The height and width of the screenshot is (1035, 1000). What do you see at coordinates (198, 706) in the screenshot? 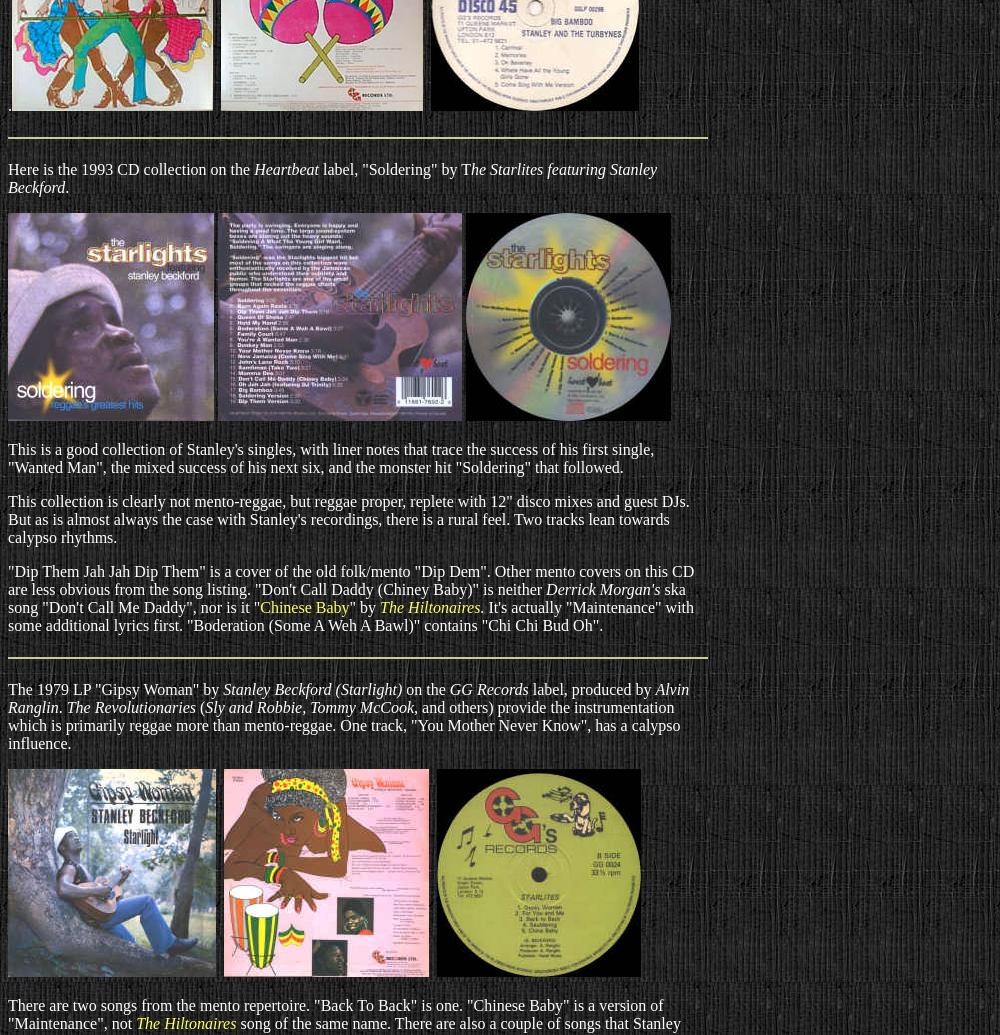
I see `'('` at bounding box center [198, 706].